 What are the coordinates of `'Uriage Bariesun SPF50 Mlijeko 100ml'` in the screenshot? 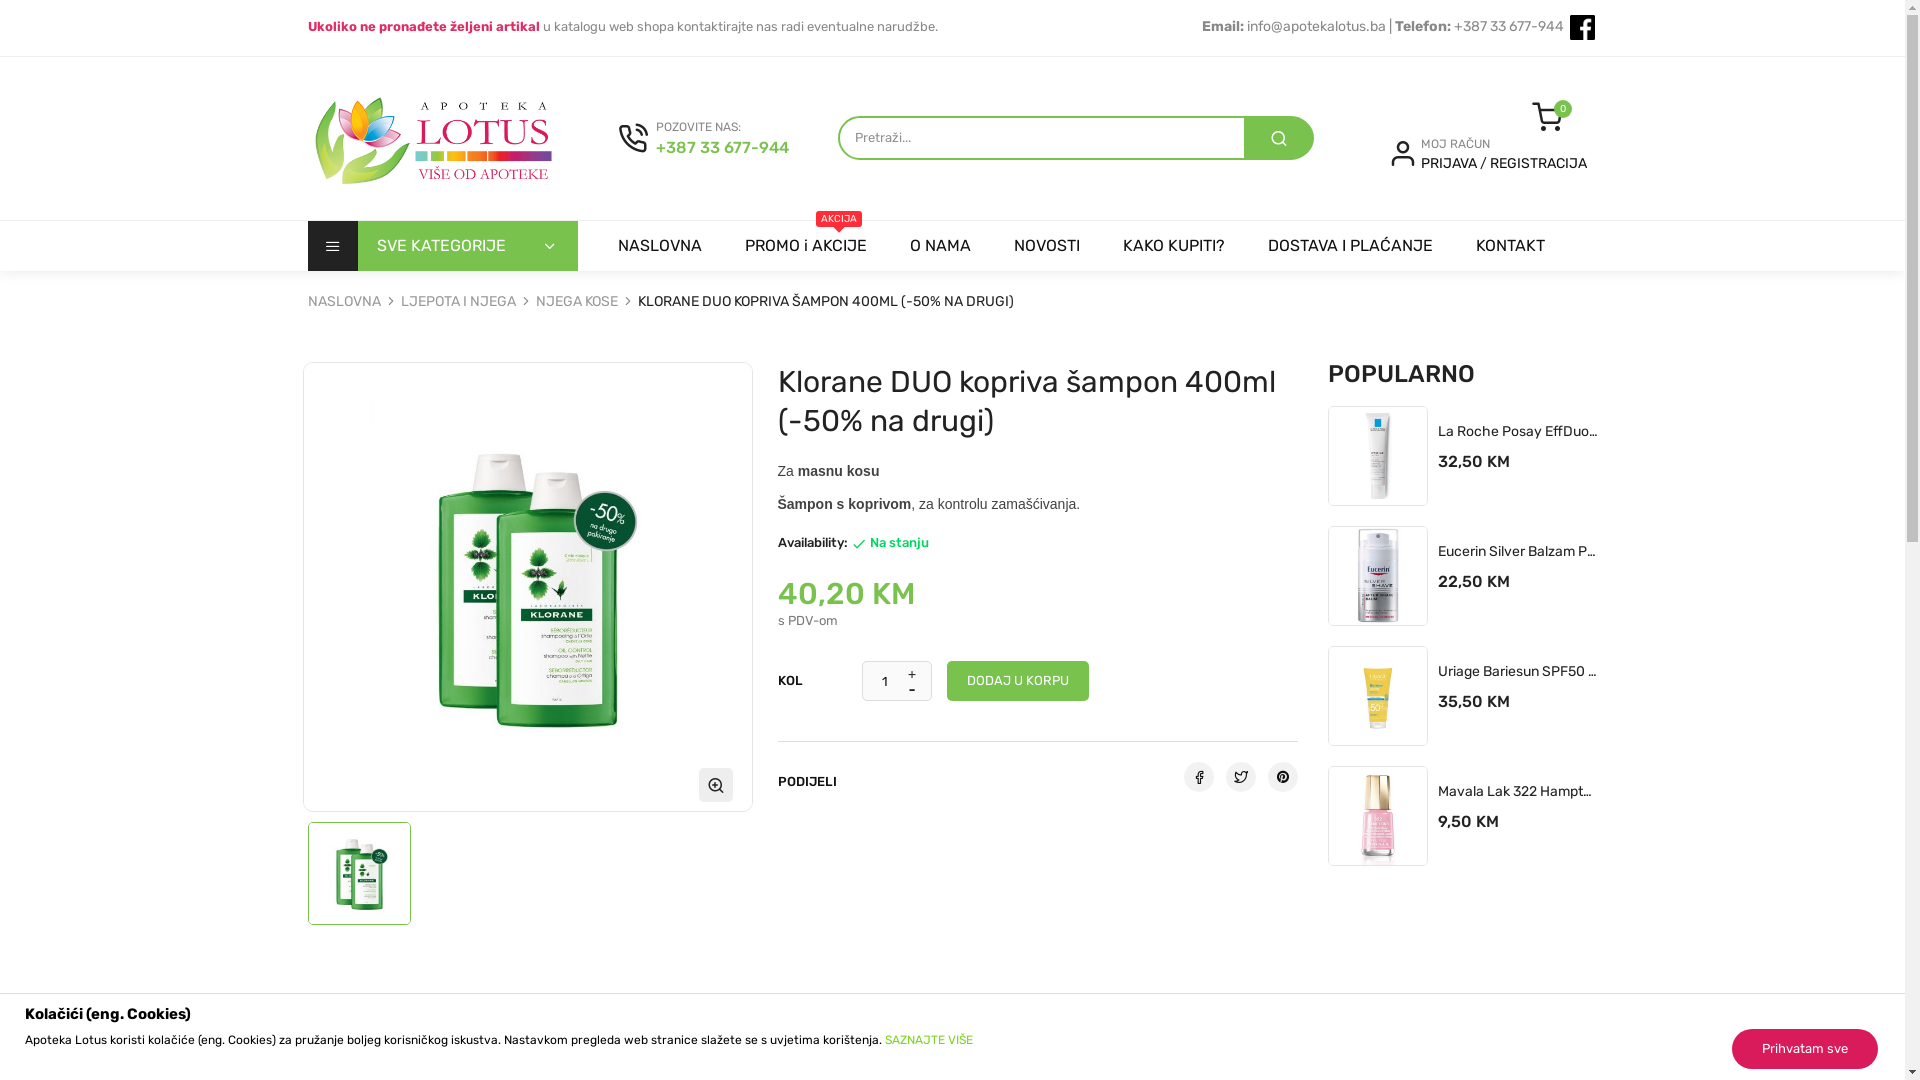 It's located at (1437, 672).